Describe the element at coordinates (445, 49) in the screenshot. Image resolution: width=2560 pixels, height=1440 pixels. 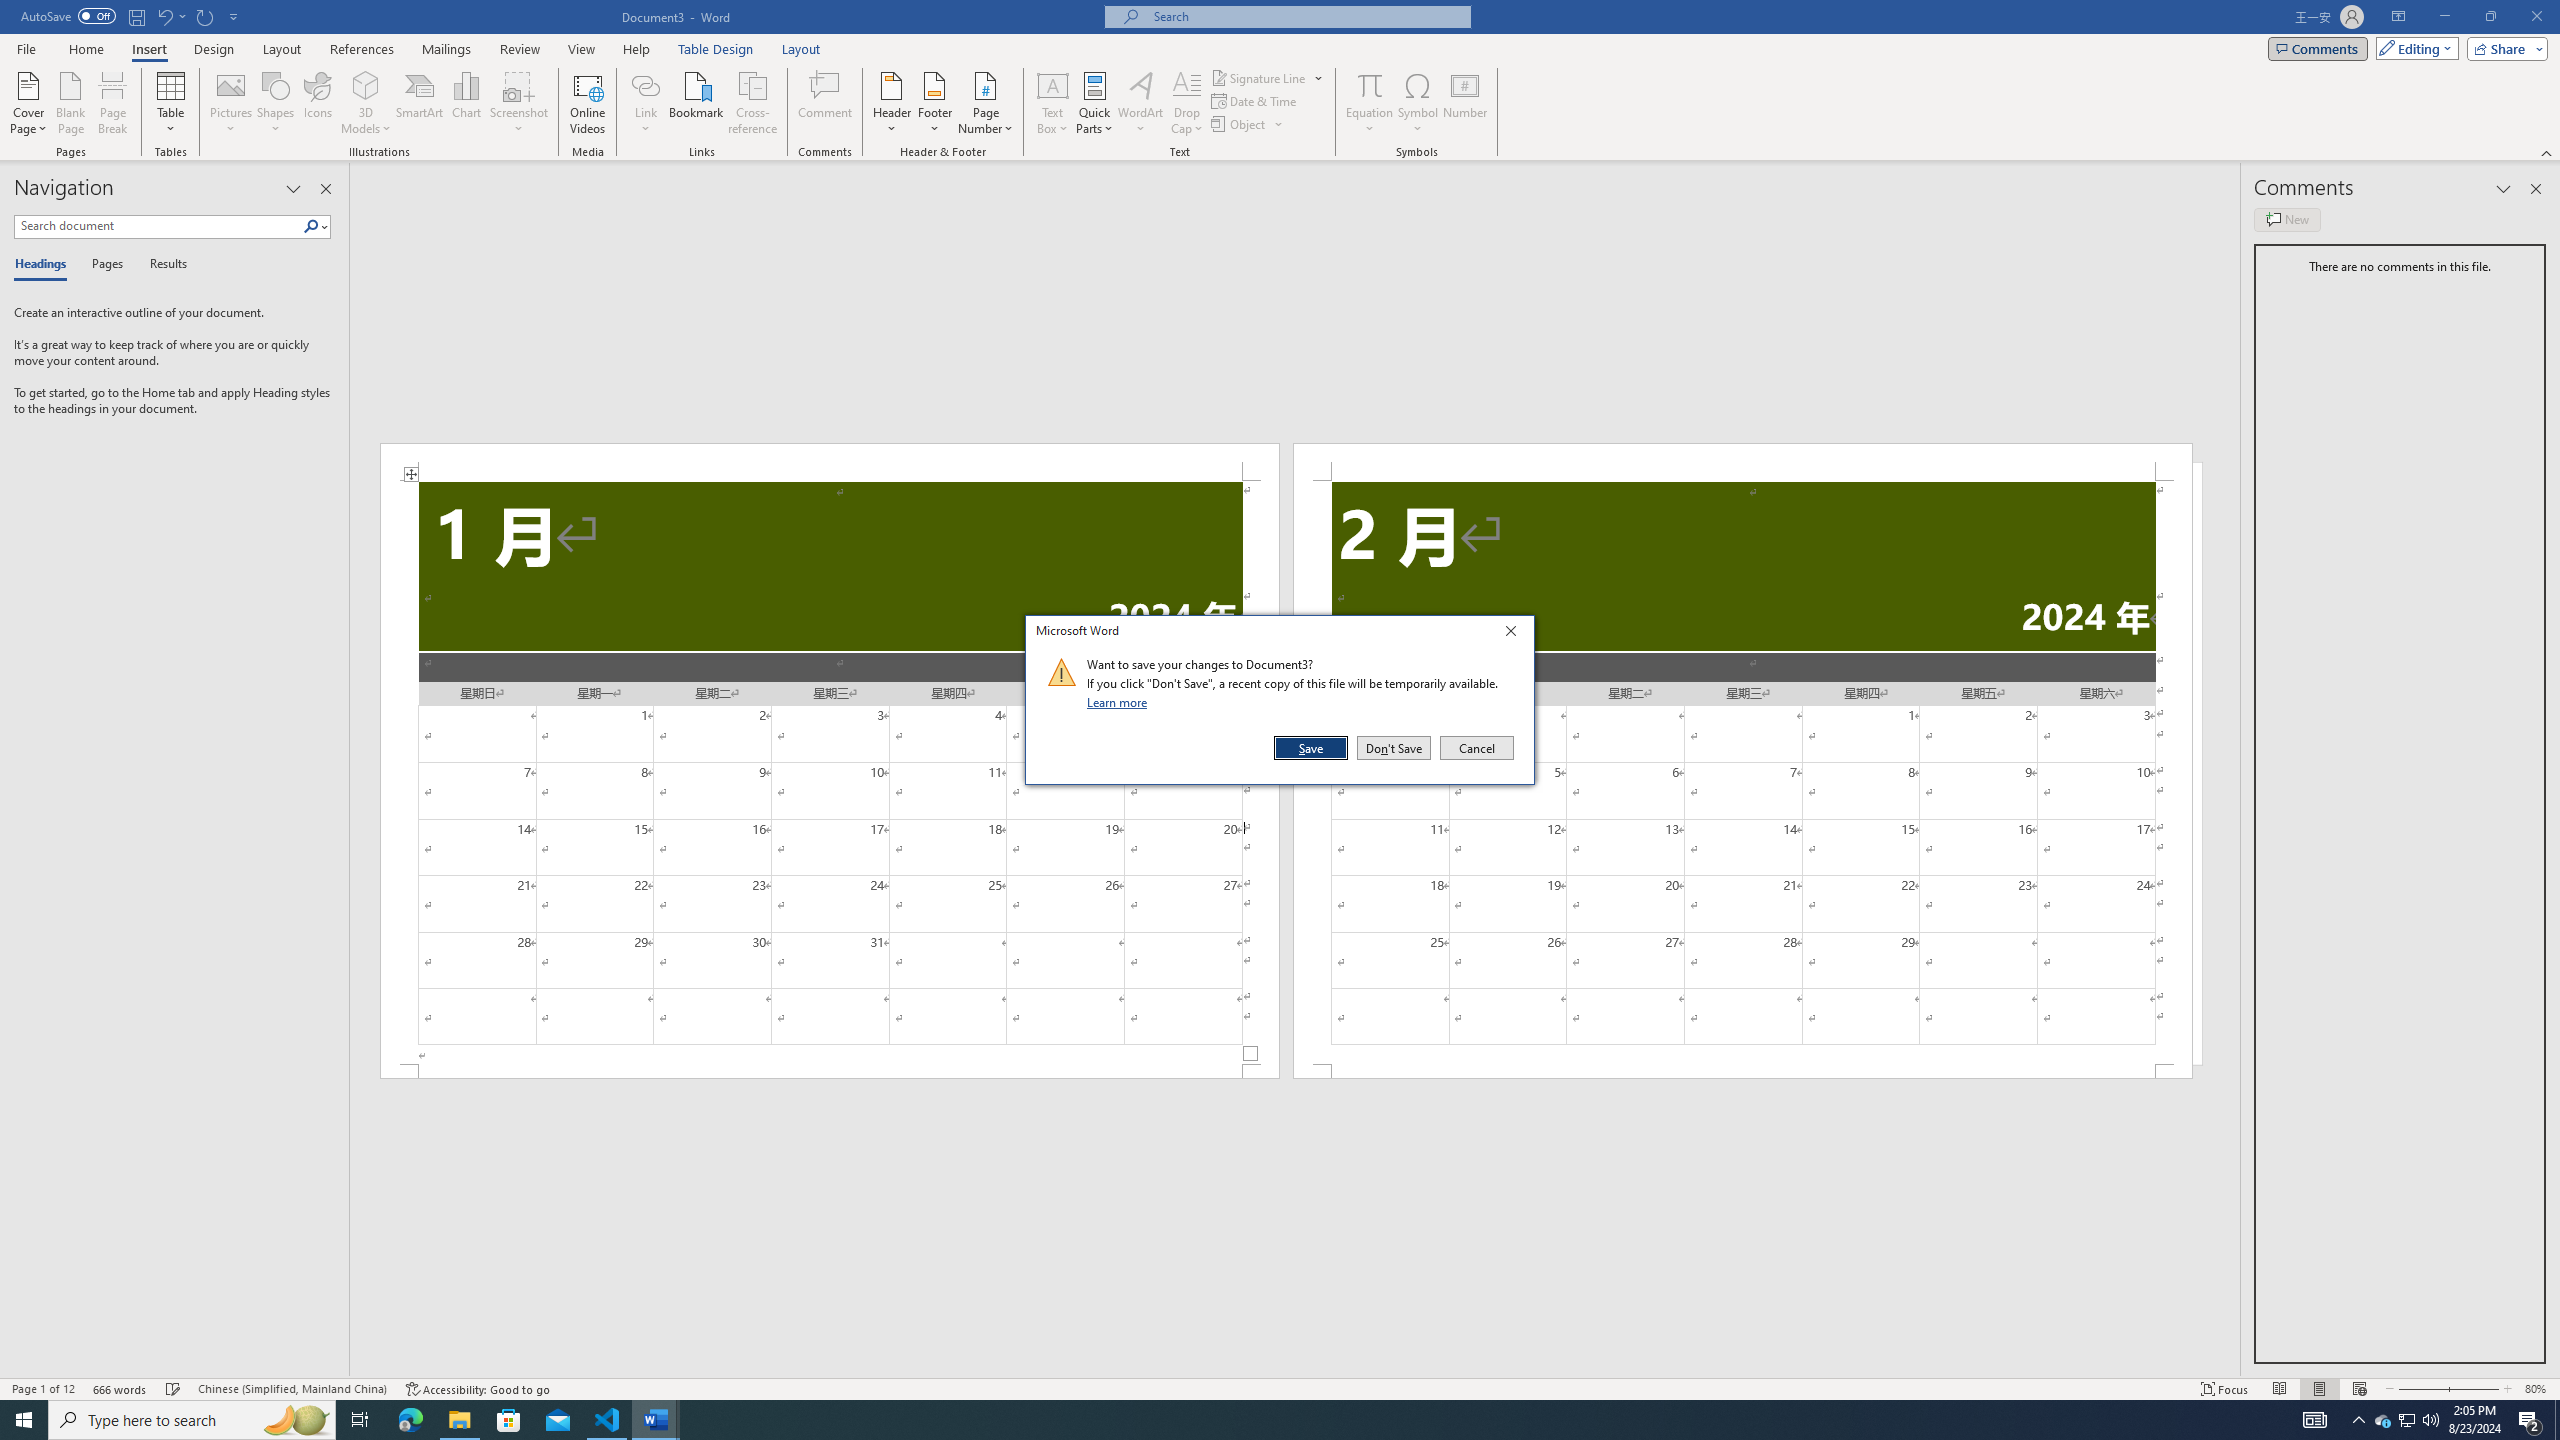
I see `'Mailings'` at that location.